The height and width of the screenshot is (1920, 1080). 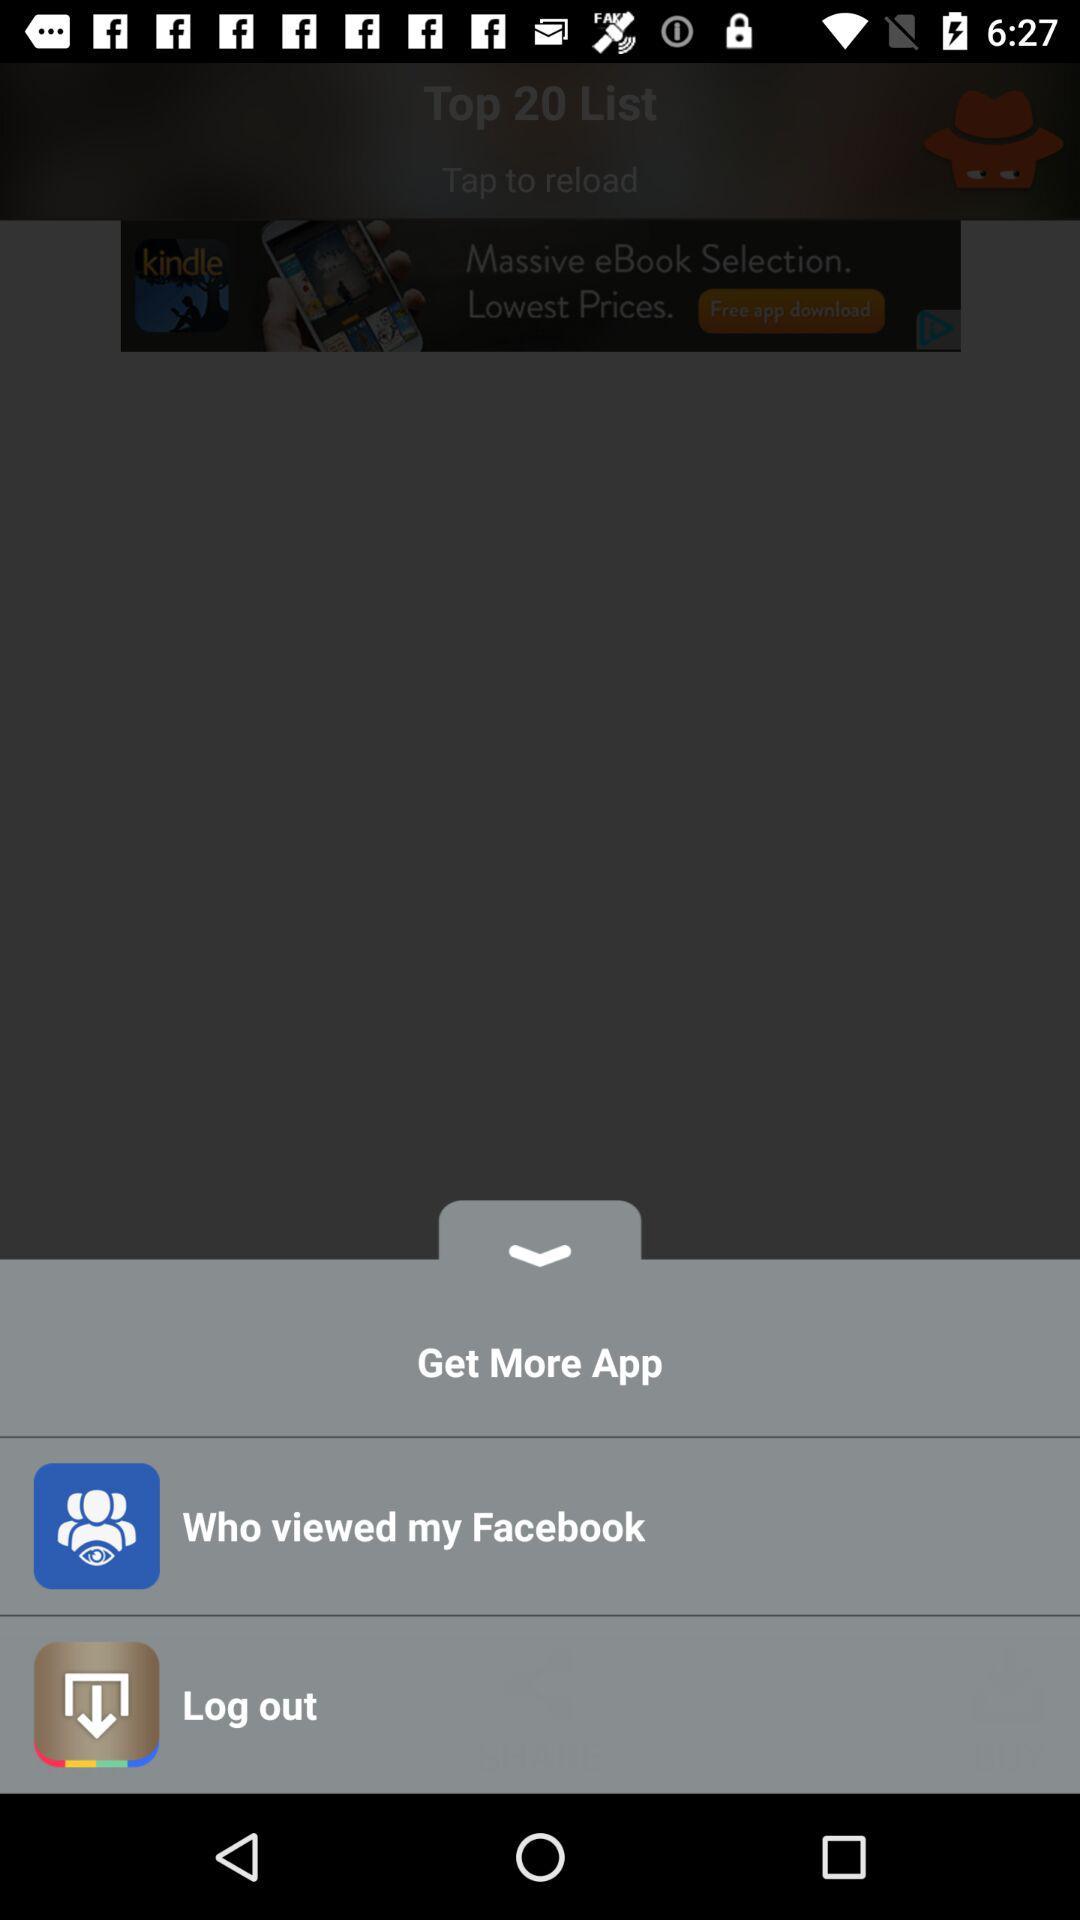 I want to click on tap to reload item, so click(x=540, y=178).